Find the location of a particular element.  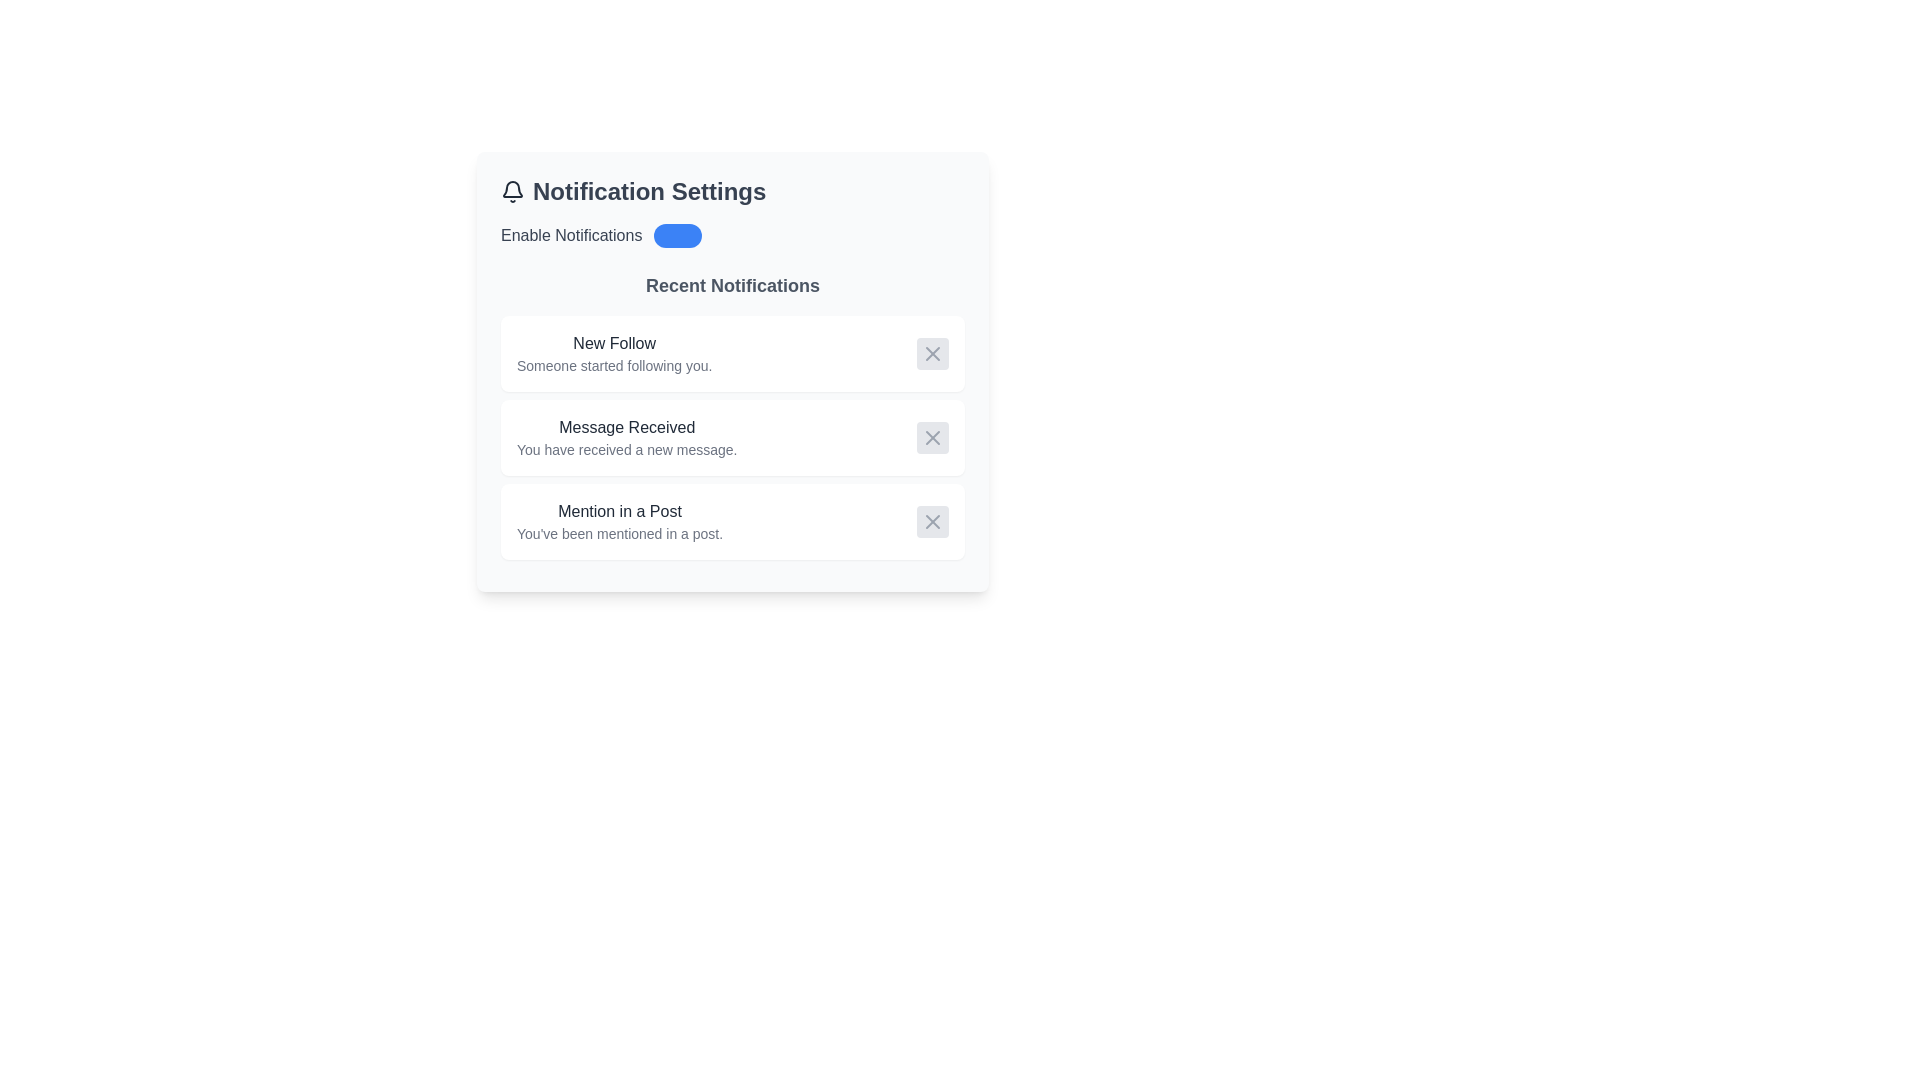

the static text element that serves as the header for the notifications section, located below the 'Enable Notifications' toggle switch is located at coordinates (732, 285).